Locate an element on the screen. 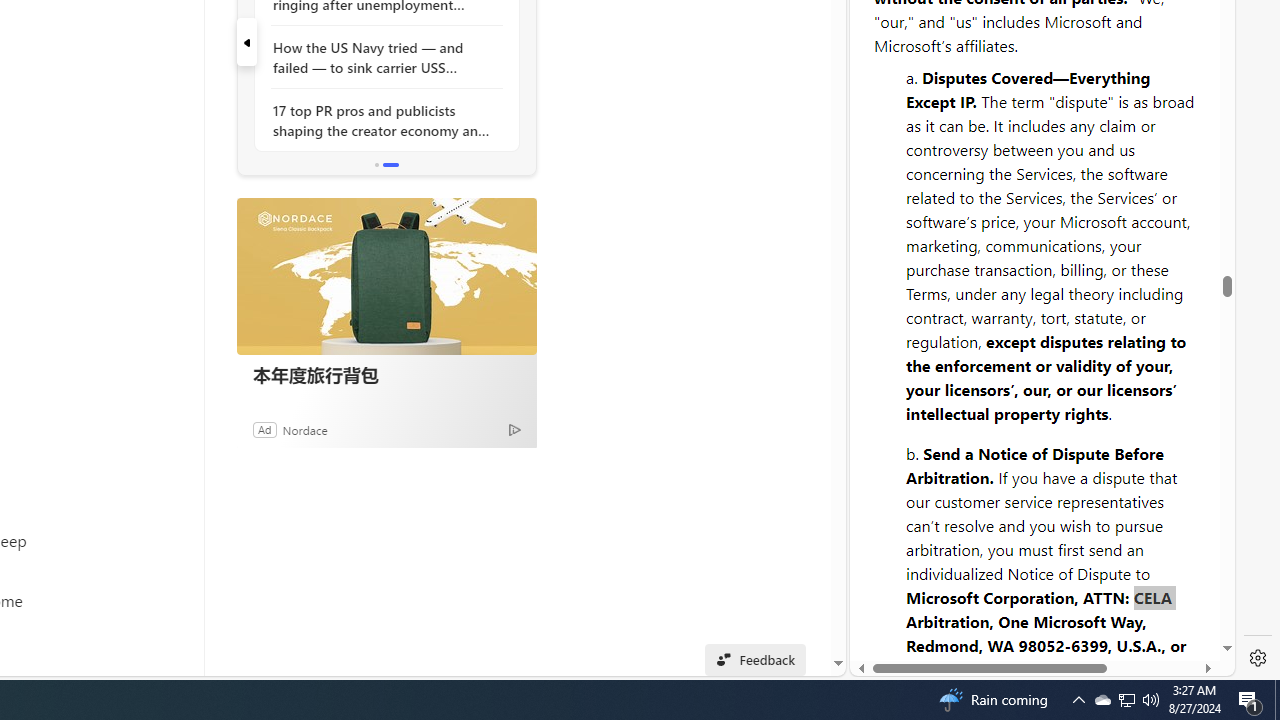 The height and width of the screenshot is (720, 1280). 'Settings' is located at coordinates (1257, 658).